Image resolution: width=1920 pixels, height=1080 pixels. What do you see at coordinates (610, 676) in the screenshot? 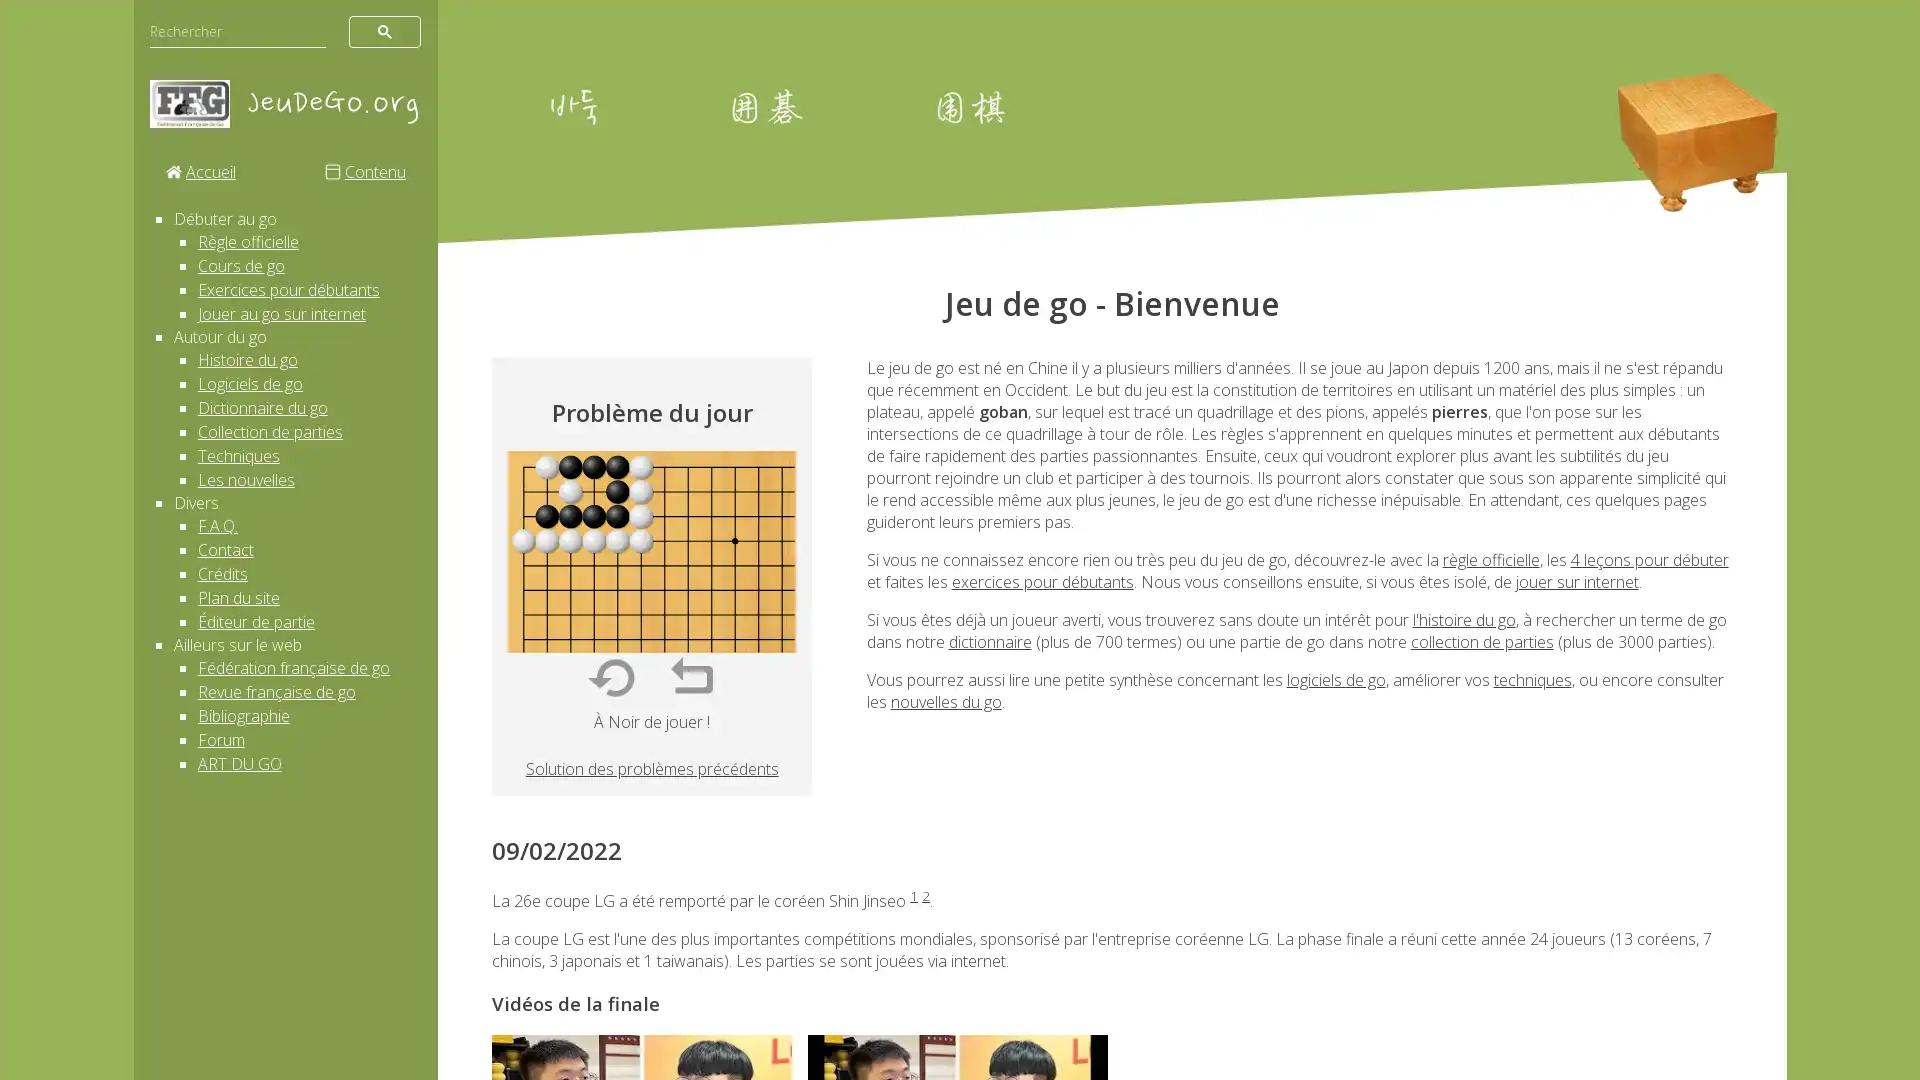
I see `Recommencer tout` at bounding box center [610, 676].